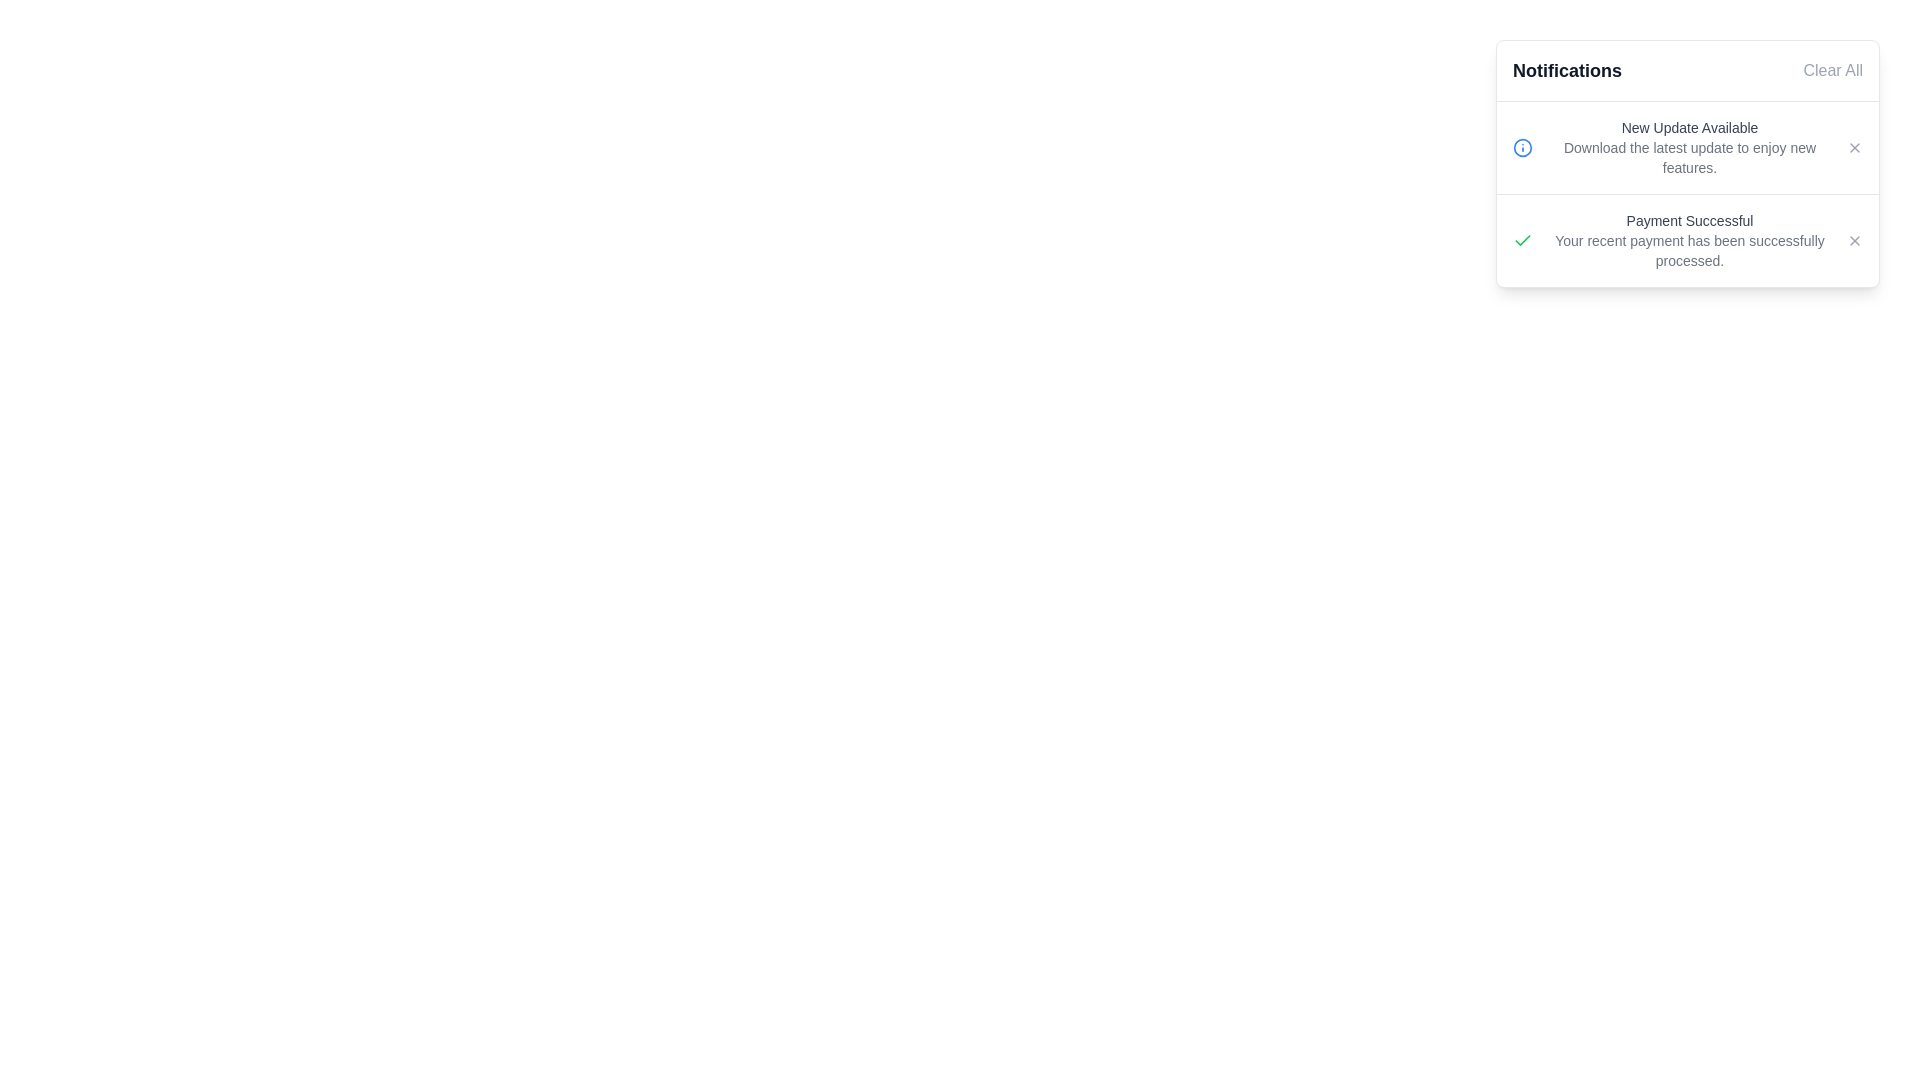  I want to click on text content of the notification panel displaying 'Payment Successful' and 'Your recent payment has been successfully processed.', so click(1688, 239).